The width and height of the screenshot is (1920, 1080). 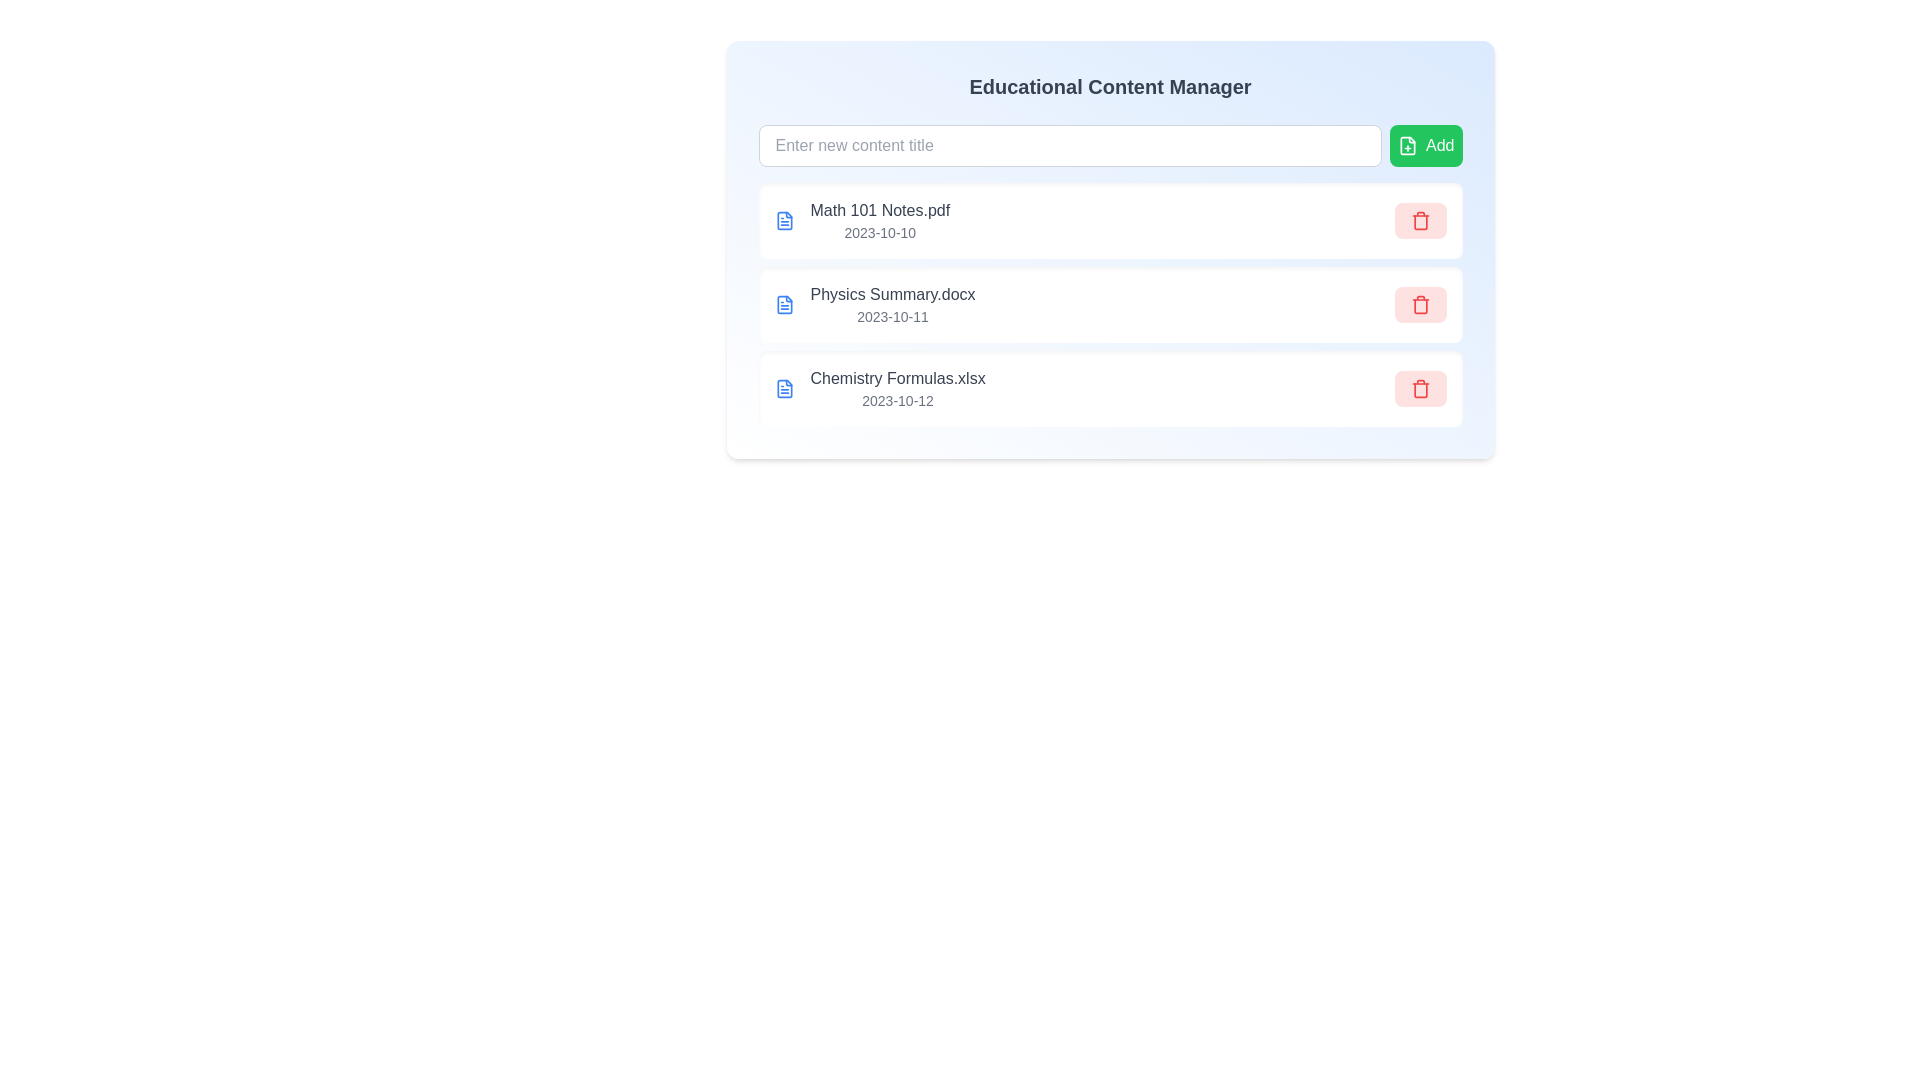 What do you see at coordinates (862, 220) in the screenshot?
I see `the file entry 'Math 101 Notes.pdf'` at bounding box center [862, 220].